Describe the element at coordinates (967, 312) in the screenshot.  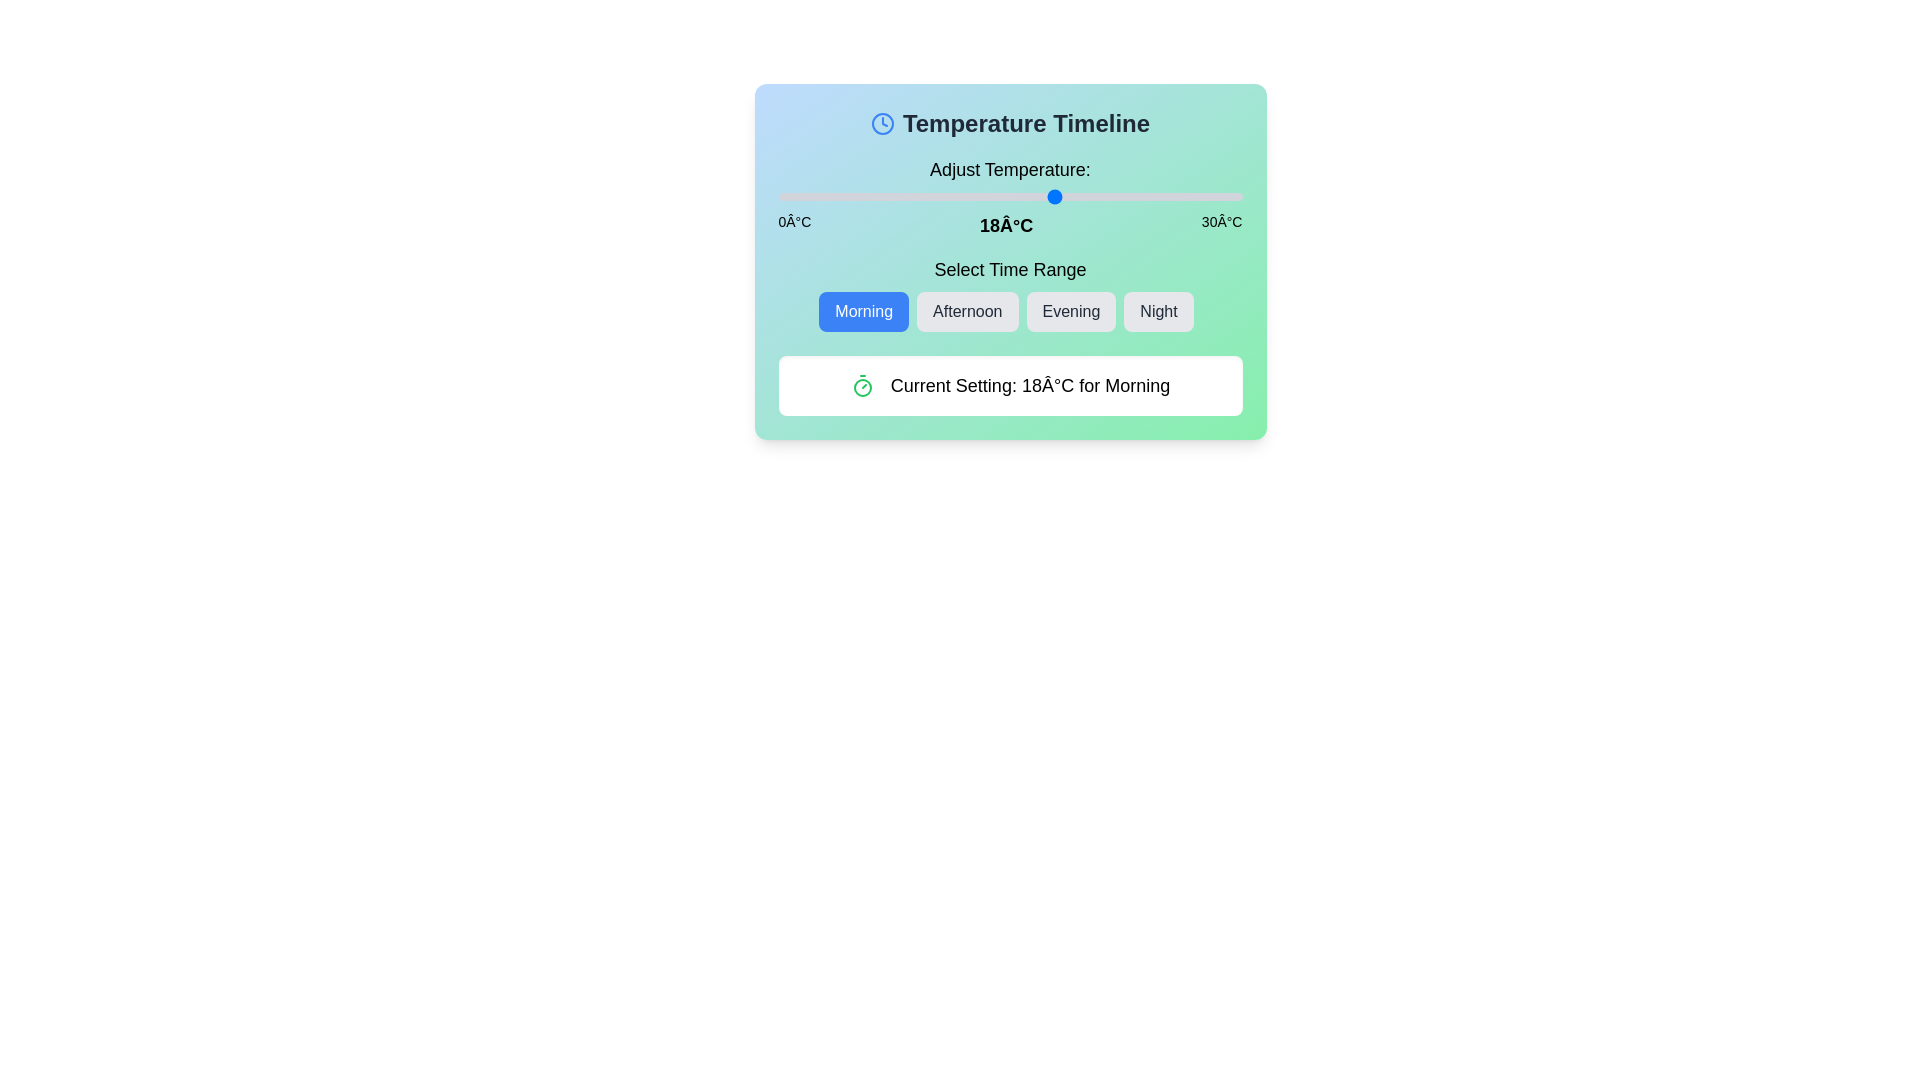
I see `the 'Afternoon' button to select the corresponding time range` at that location.